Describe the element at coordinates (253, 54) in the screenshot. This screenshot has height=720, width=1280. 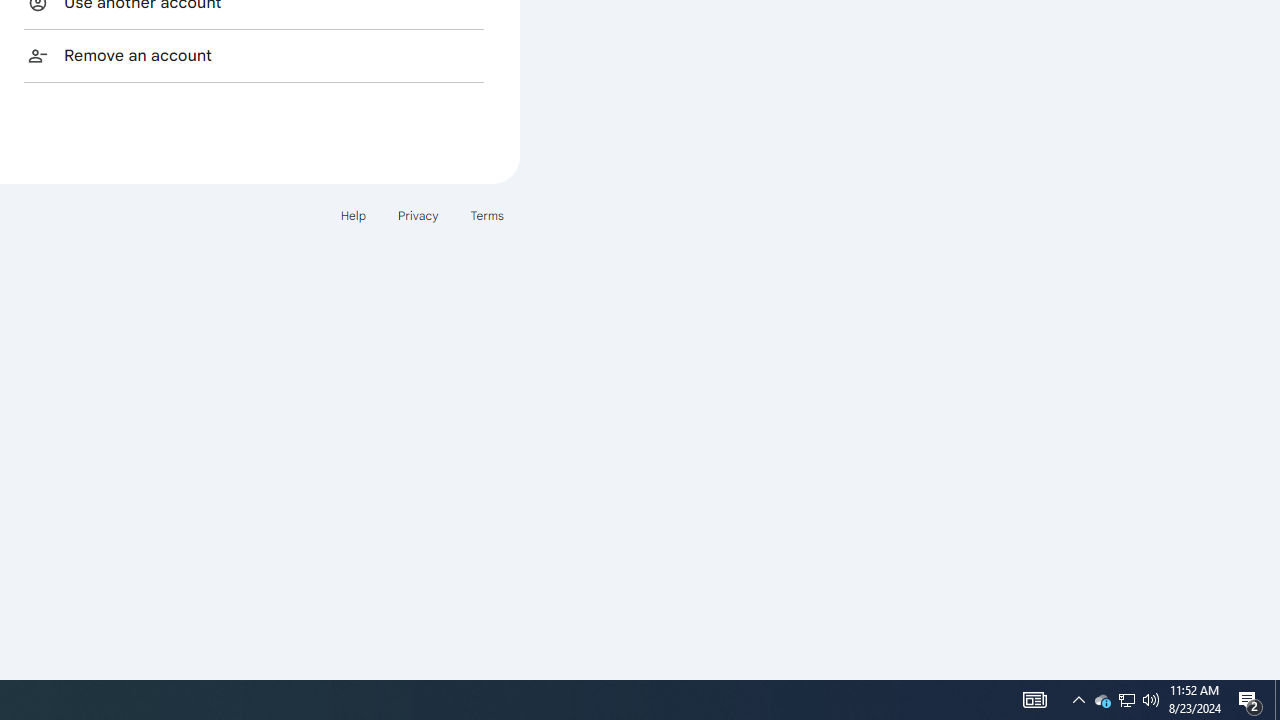
I see `'Remove an account'` at that location.